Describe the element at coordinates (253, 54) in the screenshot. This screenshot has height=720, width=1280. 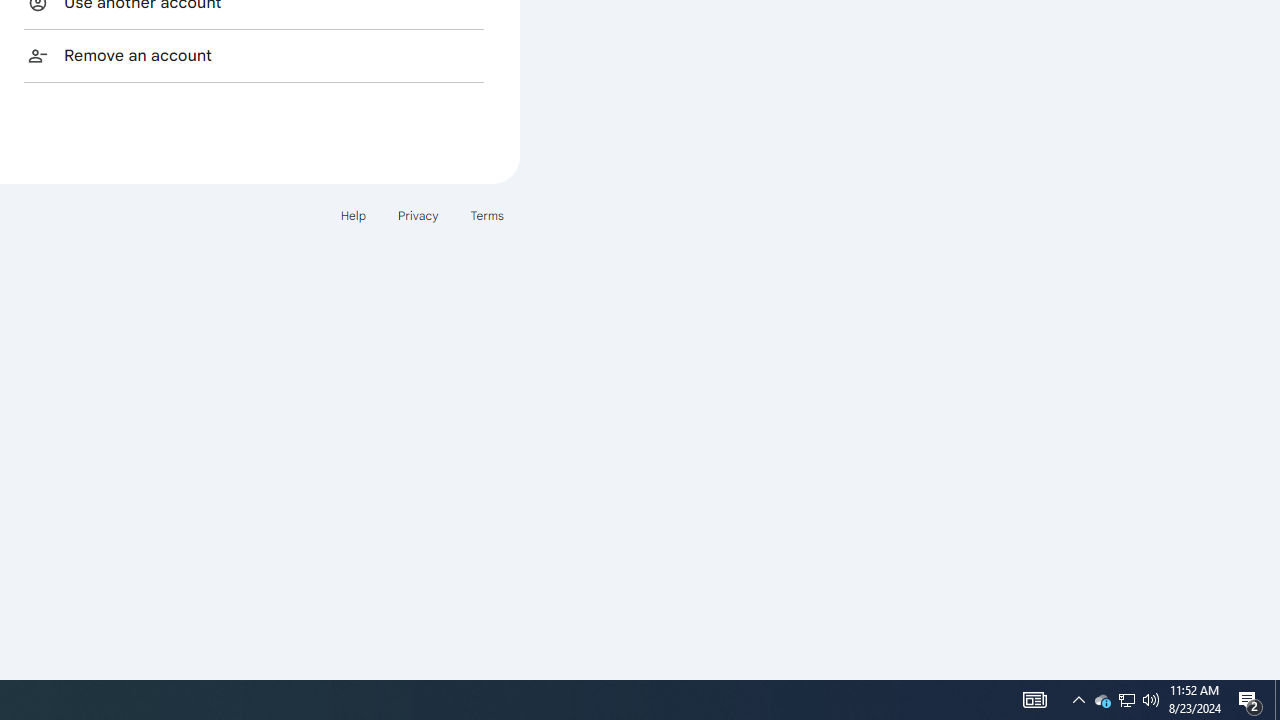
I see `'Remove an account'` at that location.